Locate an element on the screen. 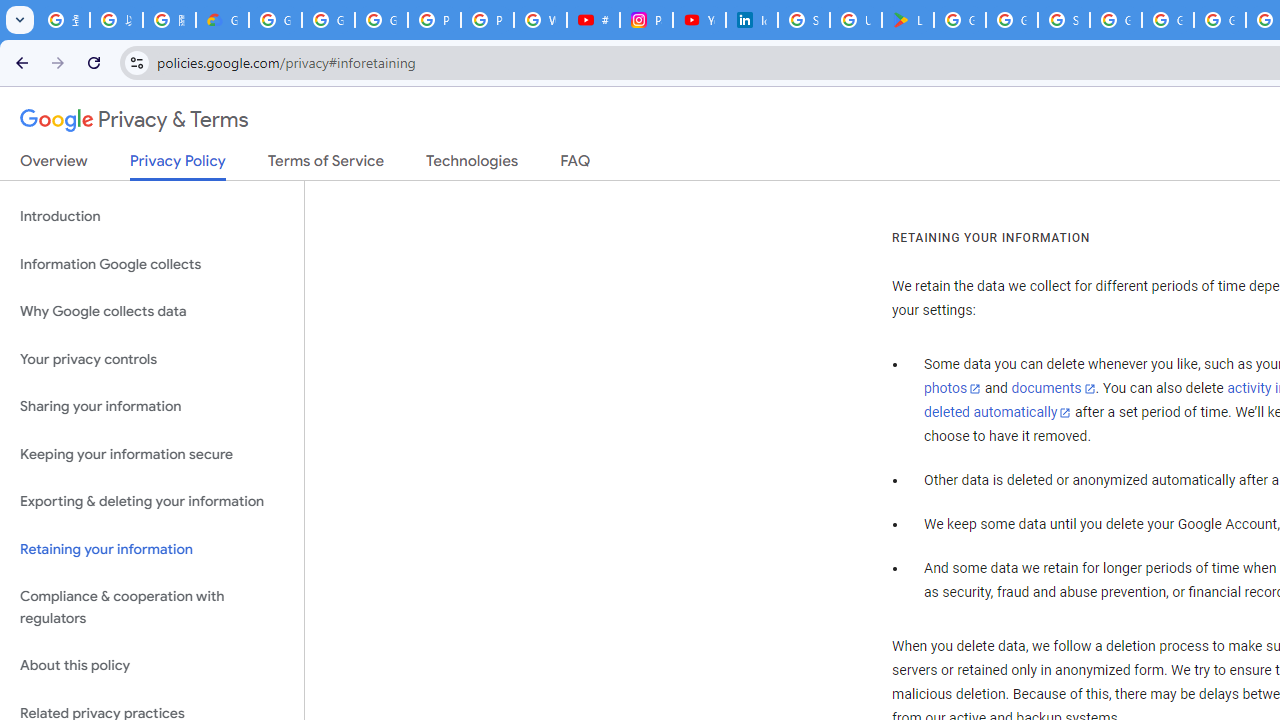 The height and width of the screenshot is (720, 1280). 'Information Google collects' is located at coordinates (151, 263).